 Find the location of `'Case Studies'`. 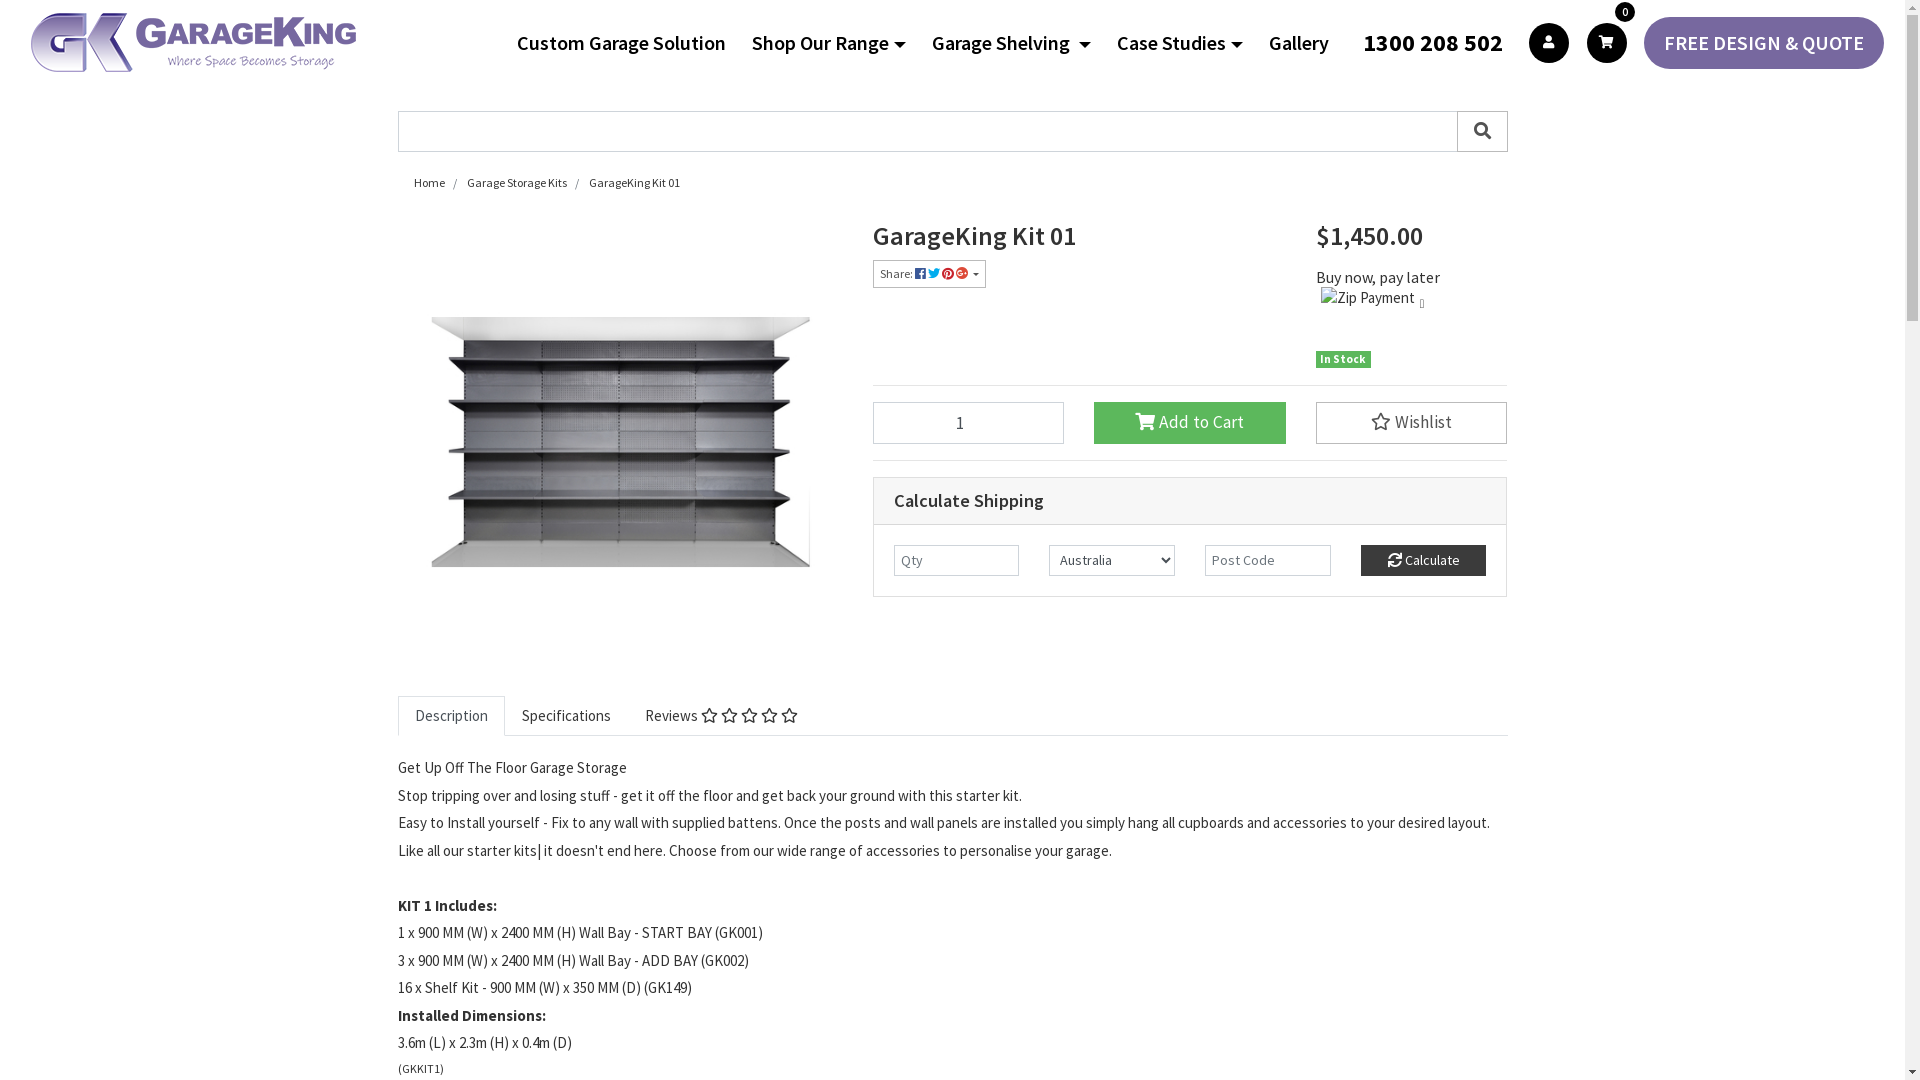

'Case Studies' is located at coordinates (1188, 42).